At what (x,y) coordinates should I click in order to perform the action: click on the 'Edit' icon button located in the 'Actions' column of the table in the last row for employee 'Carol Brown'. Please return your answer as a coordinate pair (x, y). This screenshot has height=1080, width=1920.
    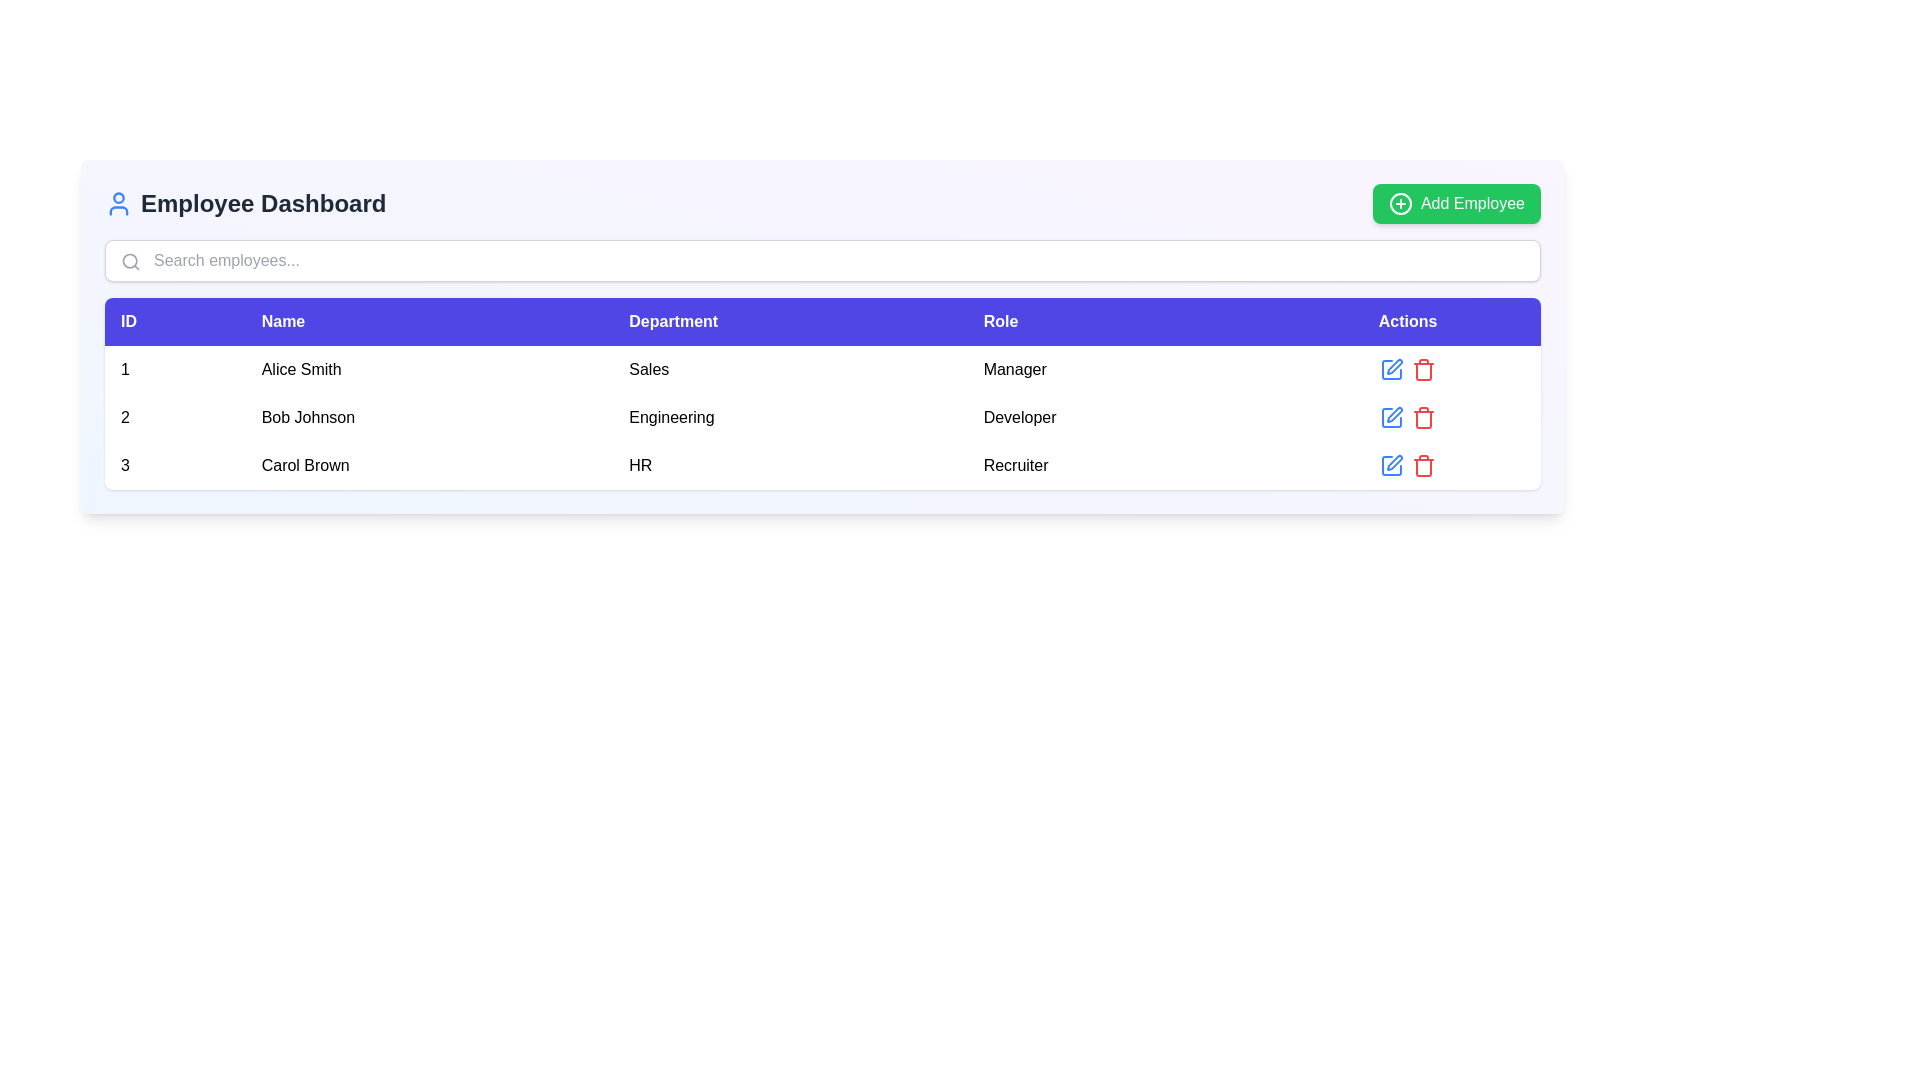
    Looking at the image, I should click on (1391, 466).